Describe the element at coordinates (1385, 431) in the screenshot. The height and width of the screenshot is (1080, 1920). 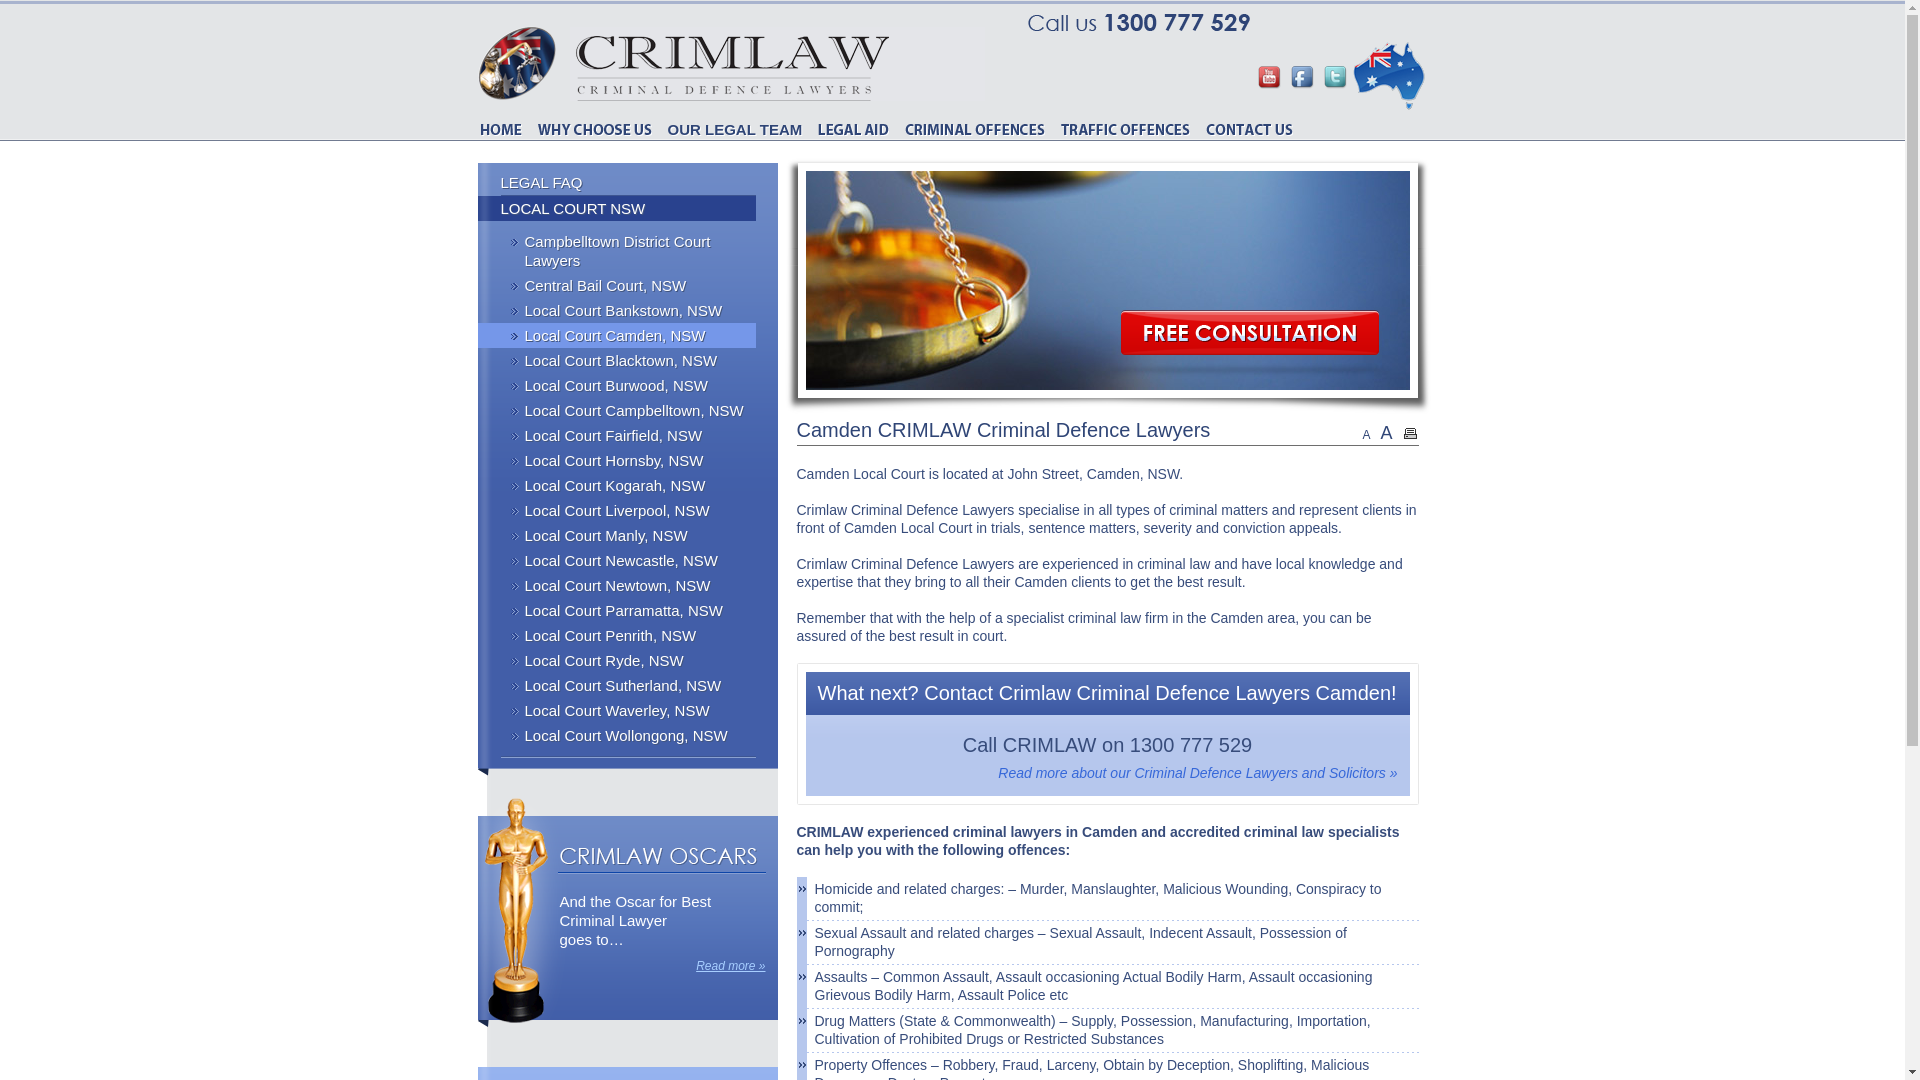
I see `'A'` at that location.